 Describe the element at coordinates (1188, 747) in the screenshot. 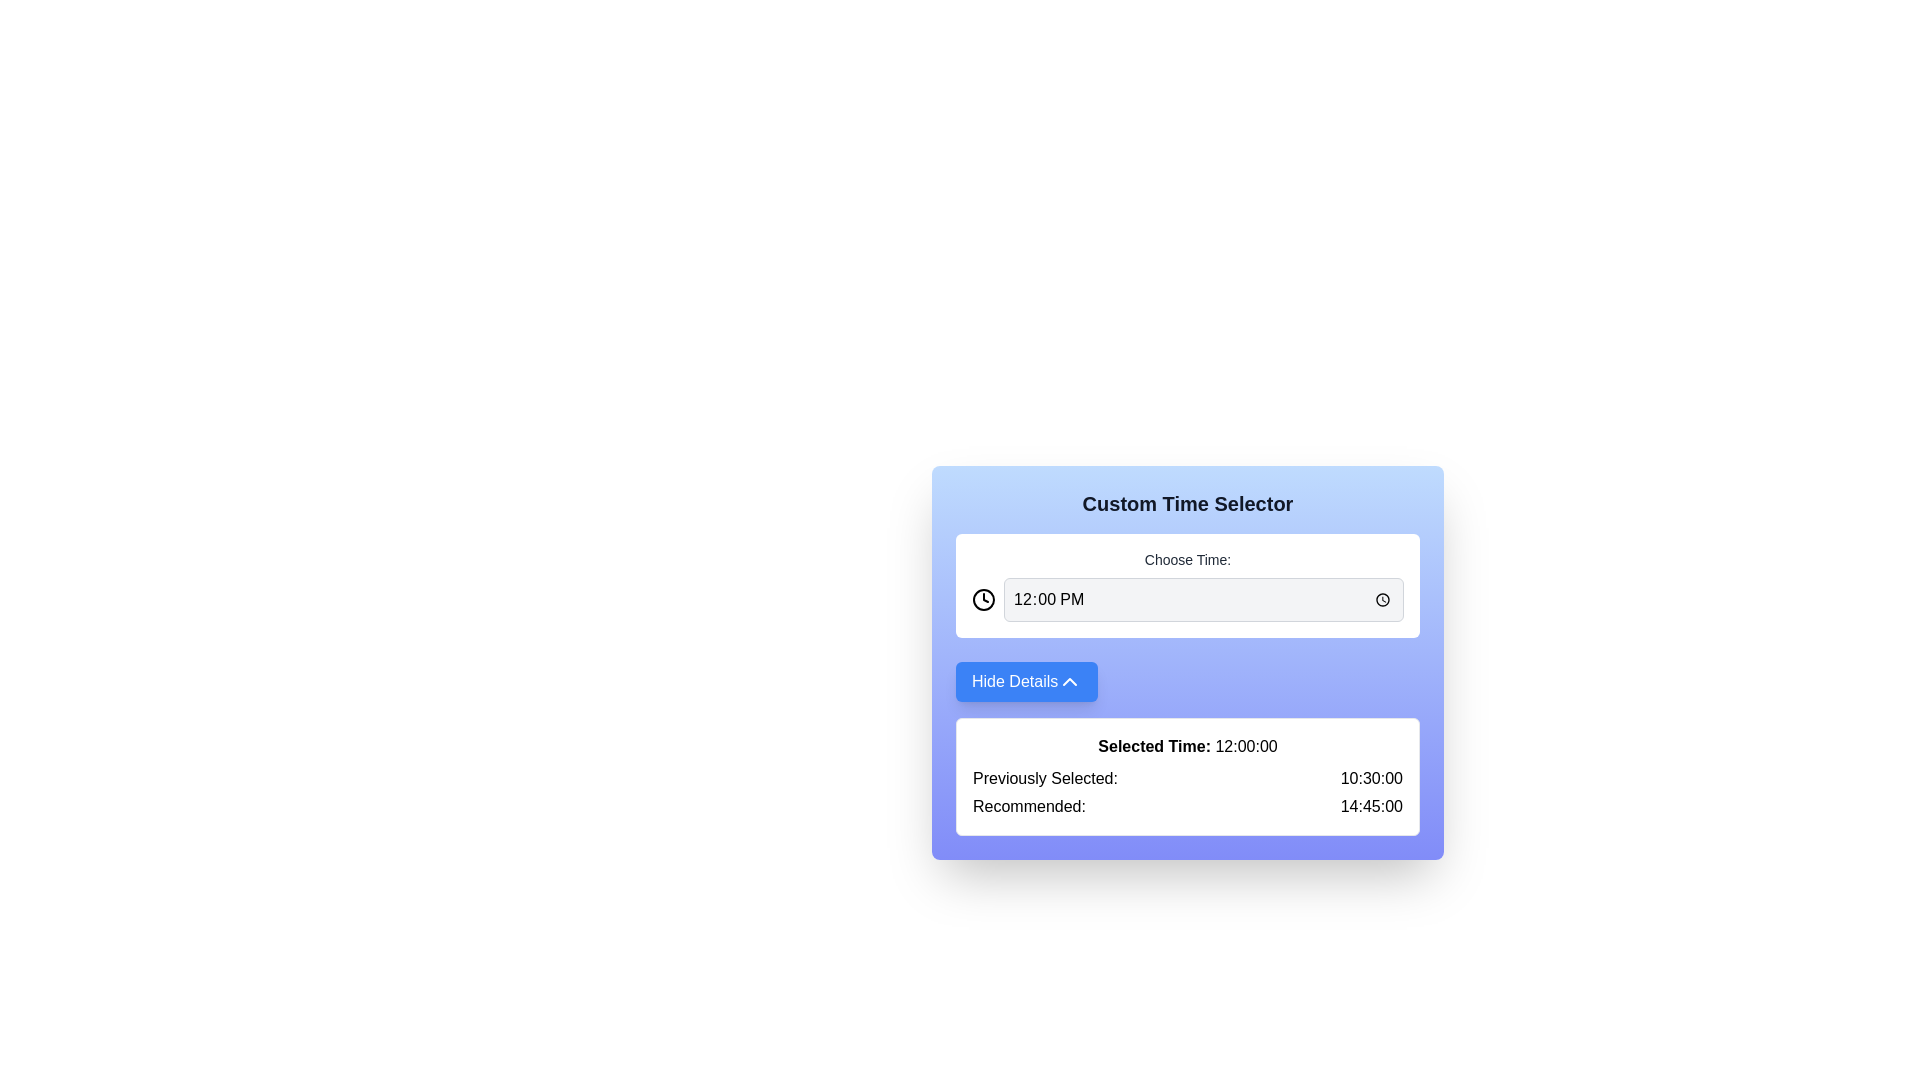

I see `the static text display that shows 'Selected Time: 12:00:00', which is styled with bold emphasis on 'Selected Time:' and is positioned at the bottom of the interface above other values` at that location.